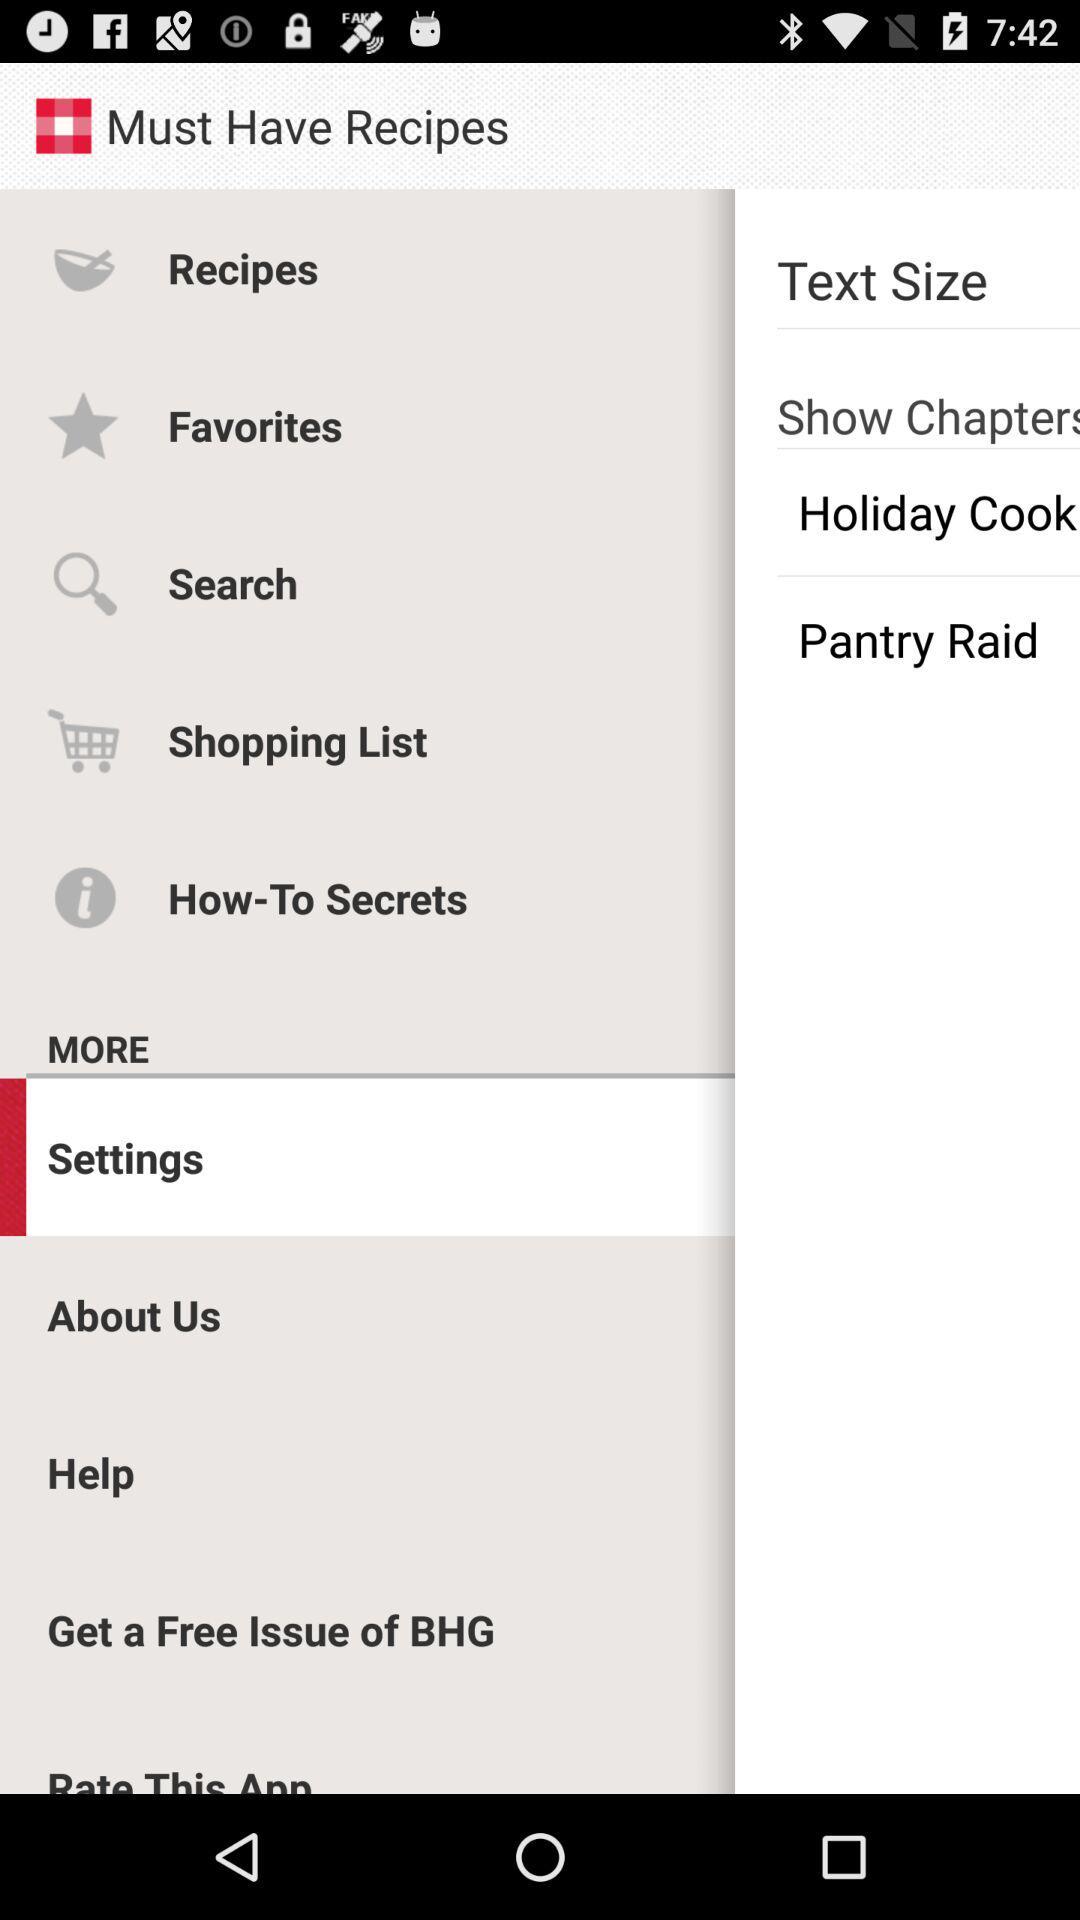 Image resolution: width=1080 pixels, height=1920 pixels. What do you see at coordinates (928, 638) in the screenshot?
I see `icon to the right of shopping list` at bounding box center [928, 638].